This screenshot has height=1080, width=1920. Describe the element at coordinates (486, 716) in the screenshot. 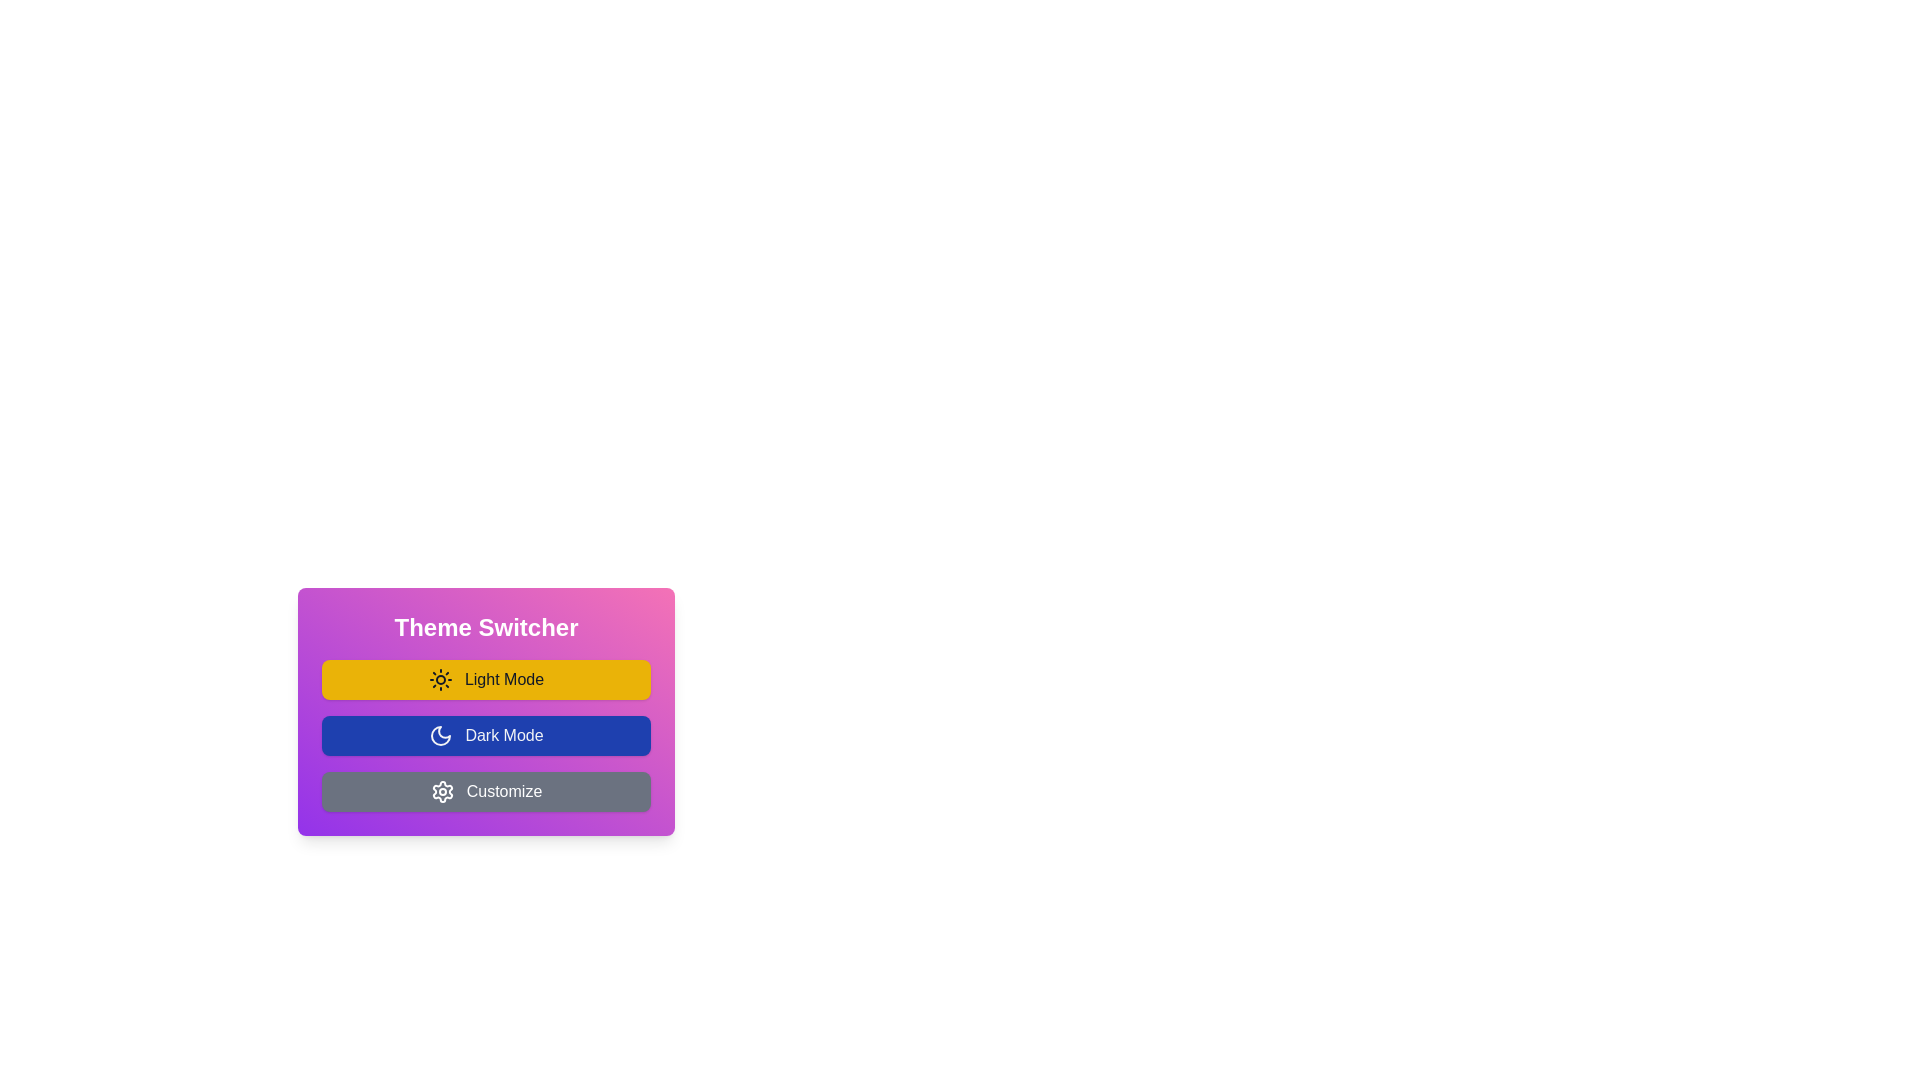

I see `the 'Dark Mode' button, which has a blue background and a white crescent moon icon` at that location.